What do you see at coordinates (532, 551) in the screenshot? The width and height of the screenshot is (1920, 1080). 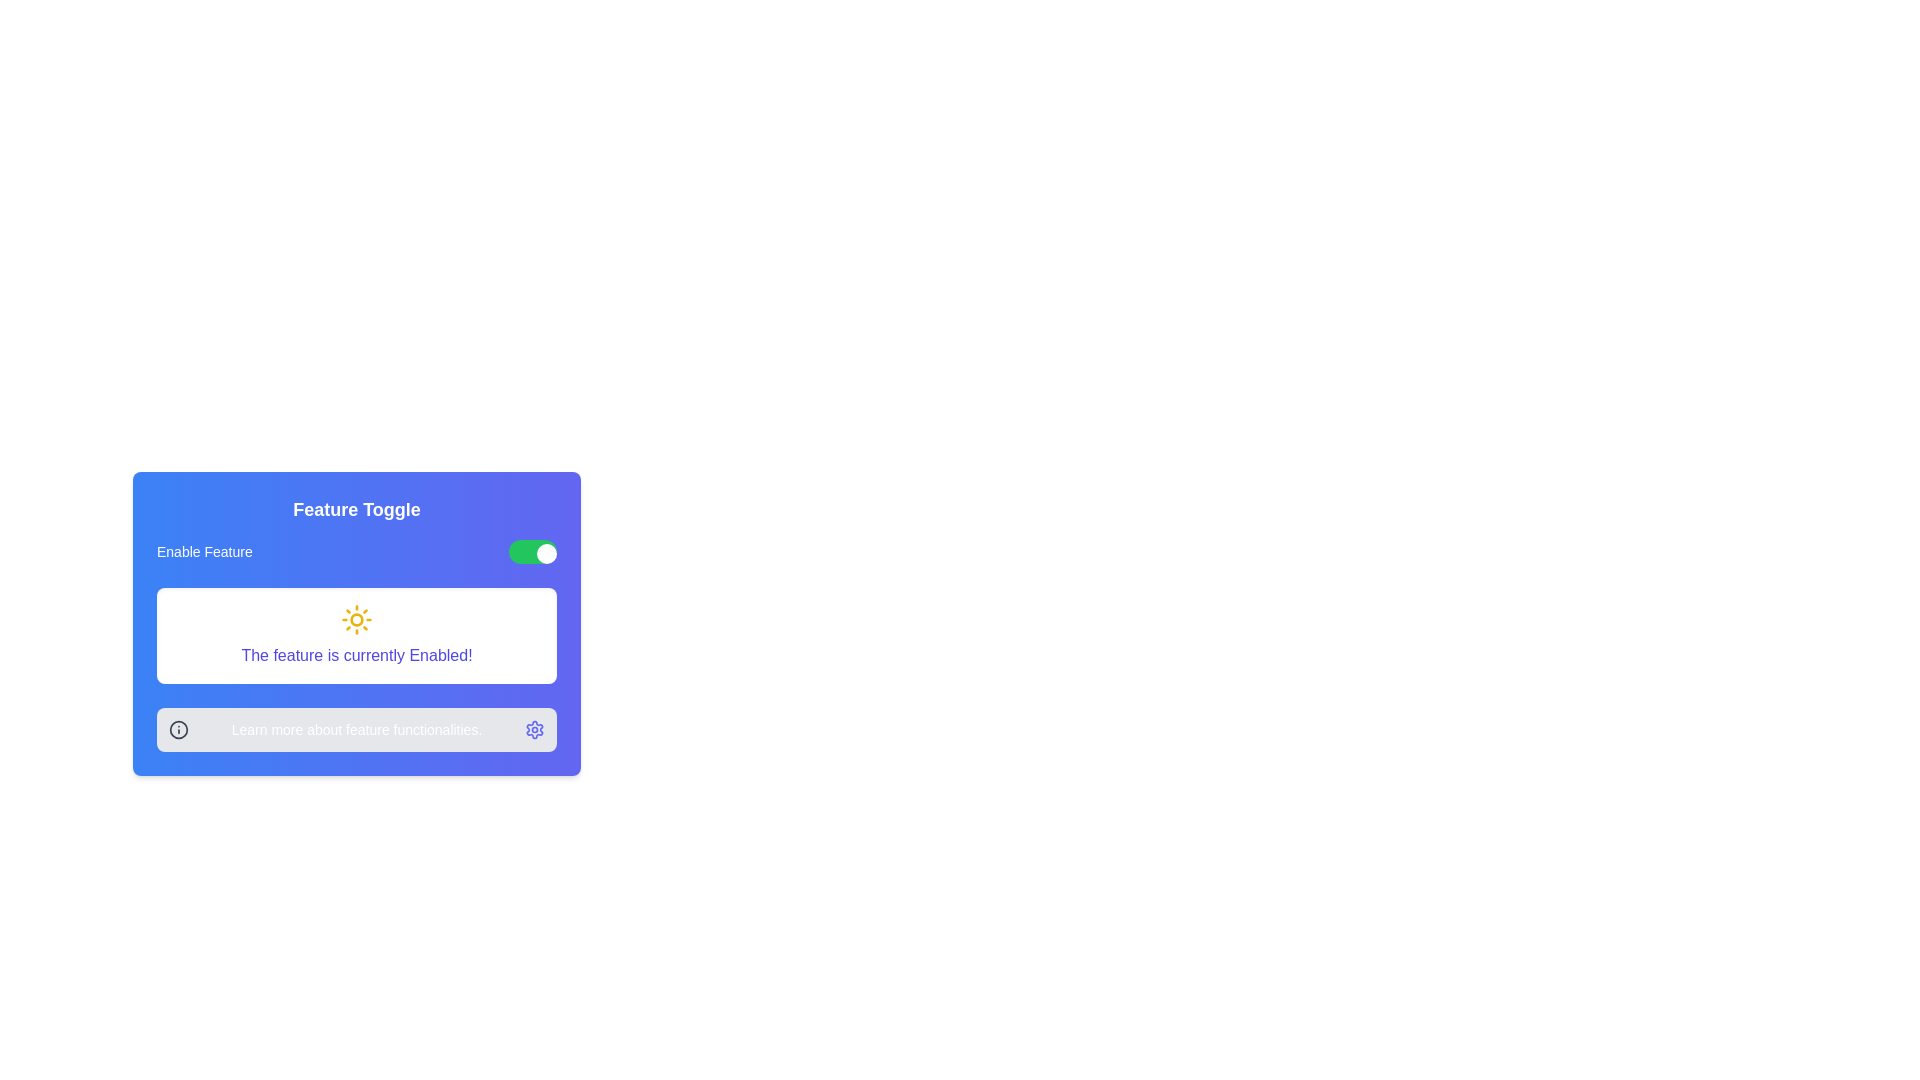 I see `the toggle switch located to the right of the 'Enable Feature' label in the 'Feature Toggle' section to switch its state` at bounding box center [532, 551].